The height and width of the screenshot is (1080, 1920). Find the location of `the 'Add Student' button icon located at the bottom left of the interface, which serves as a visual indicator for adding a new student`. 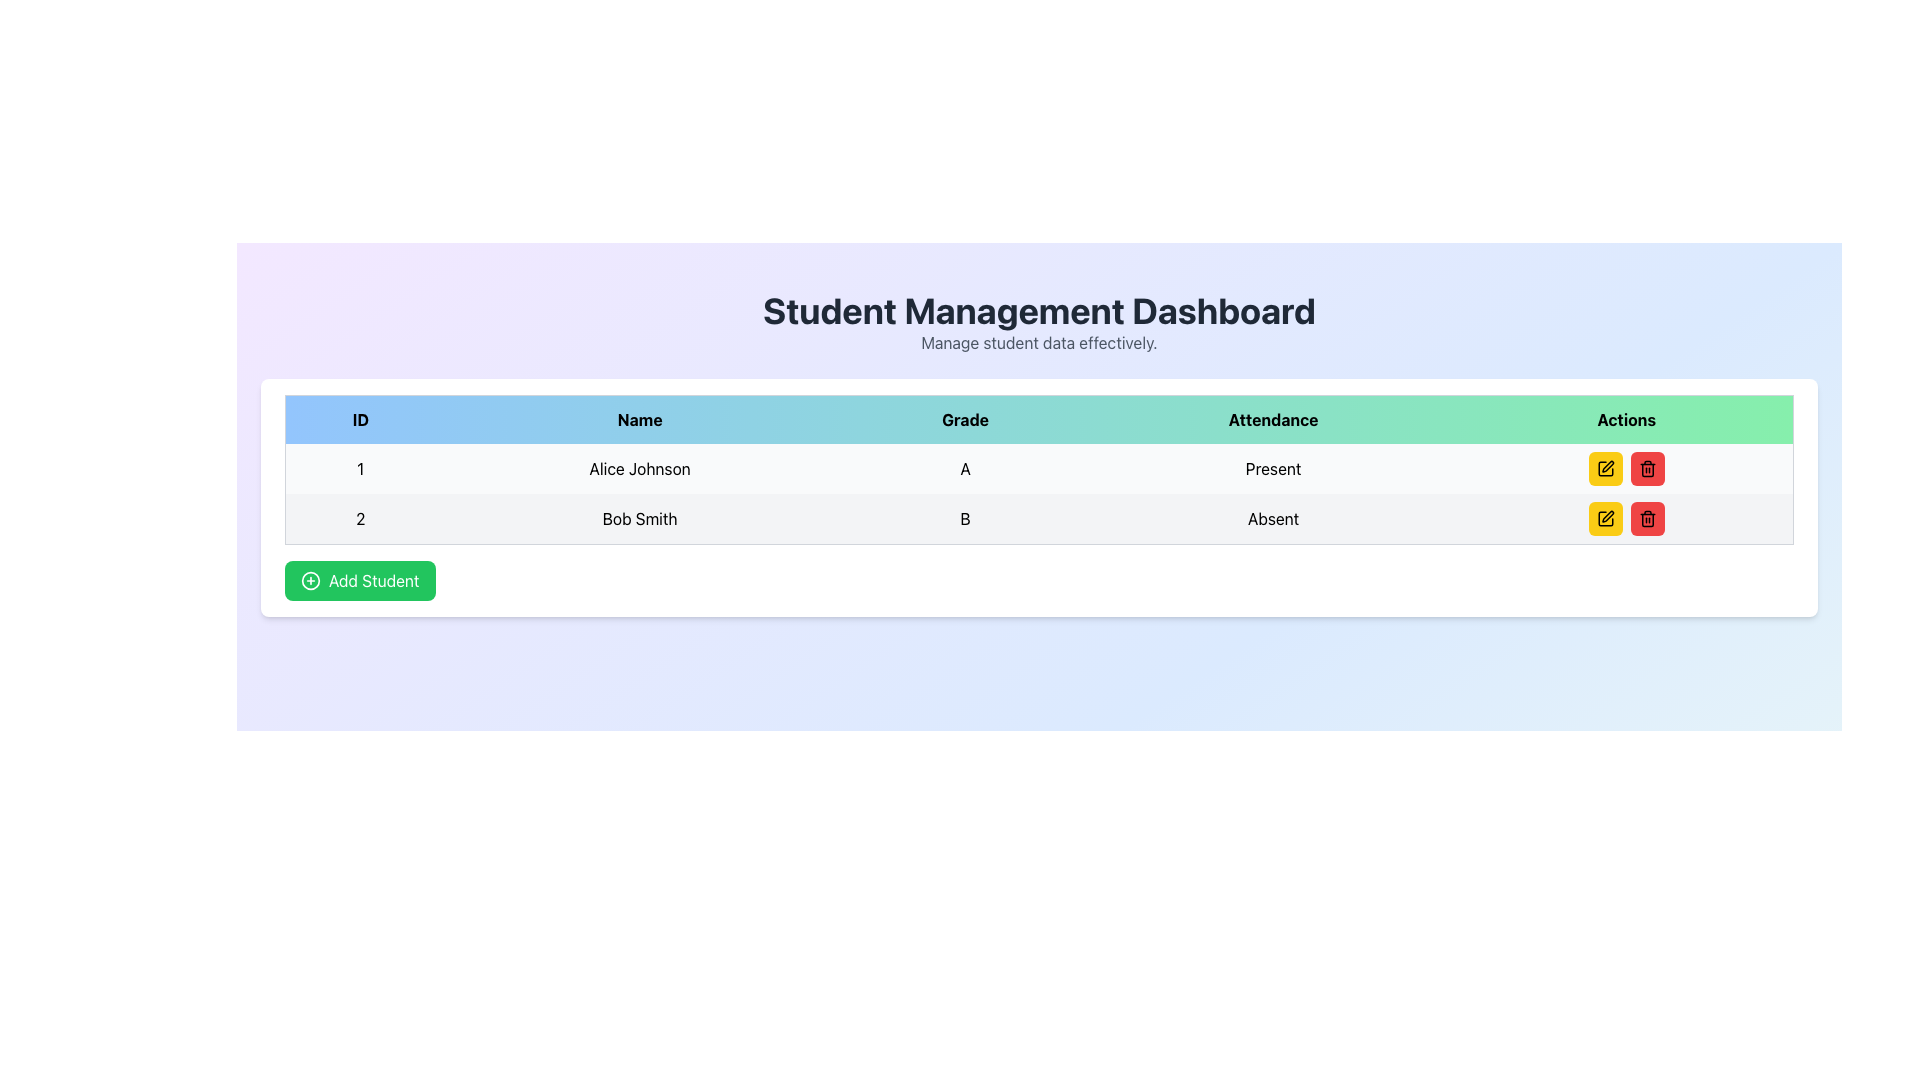

the 'Add Student' button icon located at the bottom left of the interface, which serves as a visual indicator for adding a new student is located at coordinates (310, 581).